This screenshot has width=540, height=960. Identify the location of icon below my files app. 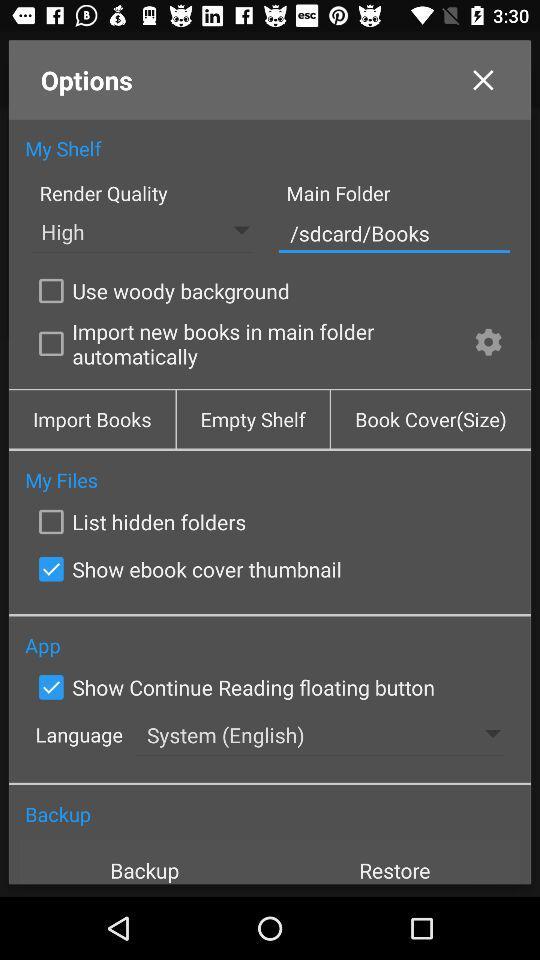
(137, 521).